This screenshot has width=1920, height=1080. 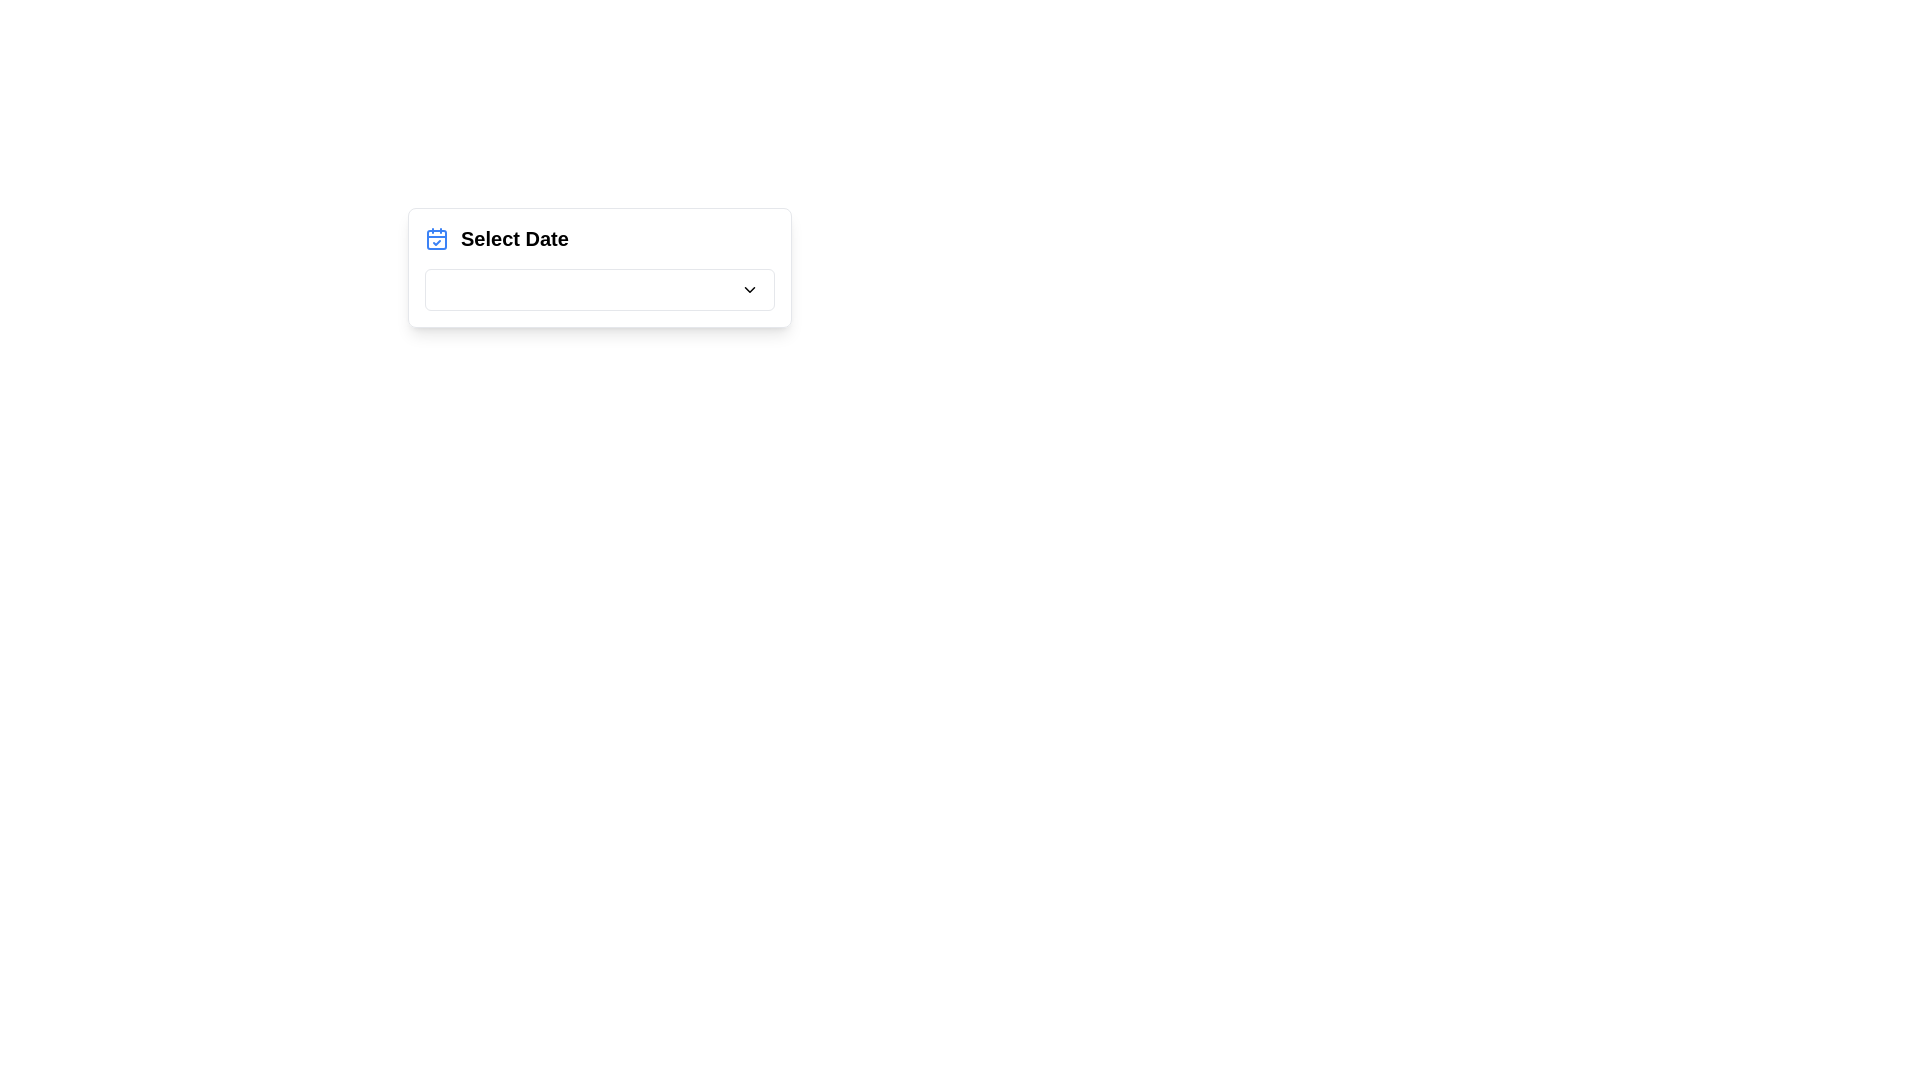 What do you see at coordinates (435, 238) in the screenshot?
I see `the blue calendar icon with a check mark, located to the left of the 'Select Date' label` at bounding box center [435, 238].